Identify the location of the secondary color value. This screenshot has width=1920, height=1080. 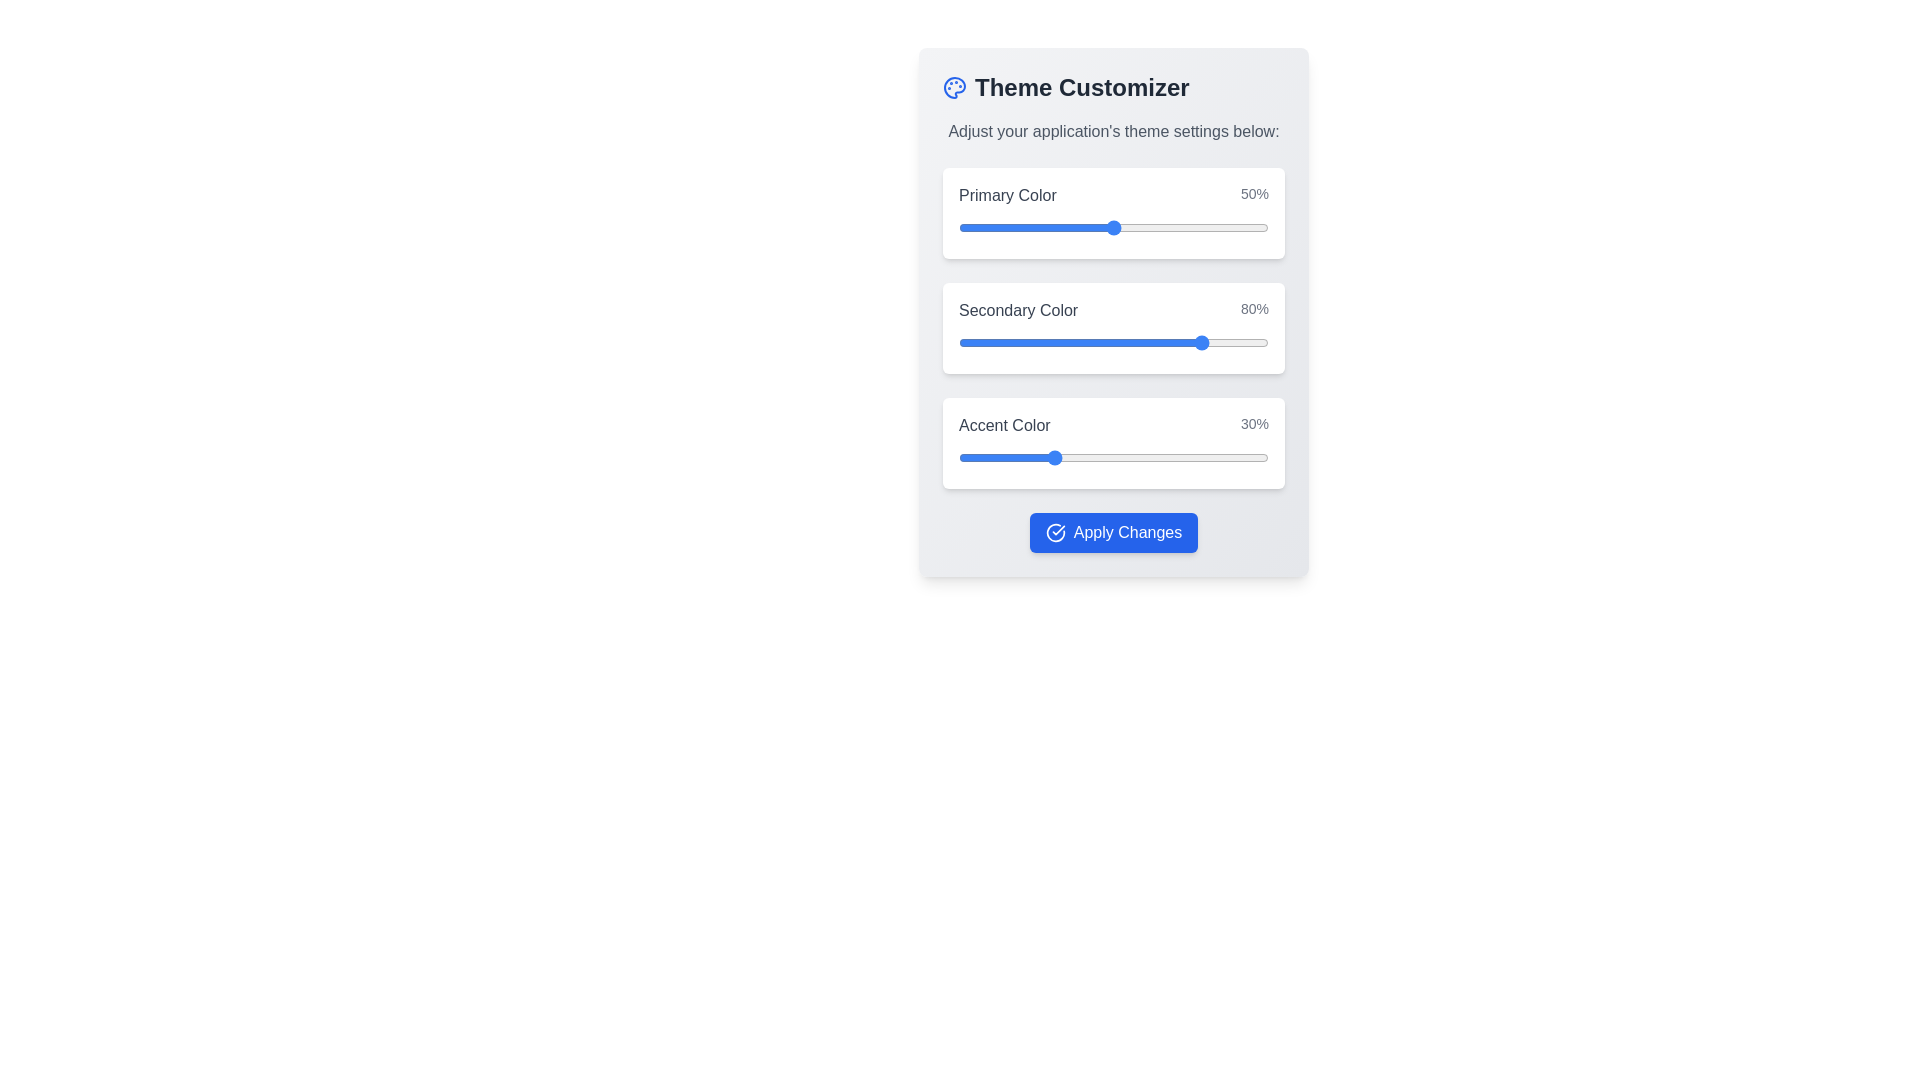
(1039, 342).